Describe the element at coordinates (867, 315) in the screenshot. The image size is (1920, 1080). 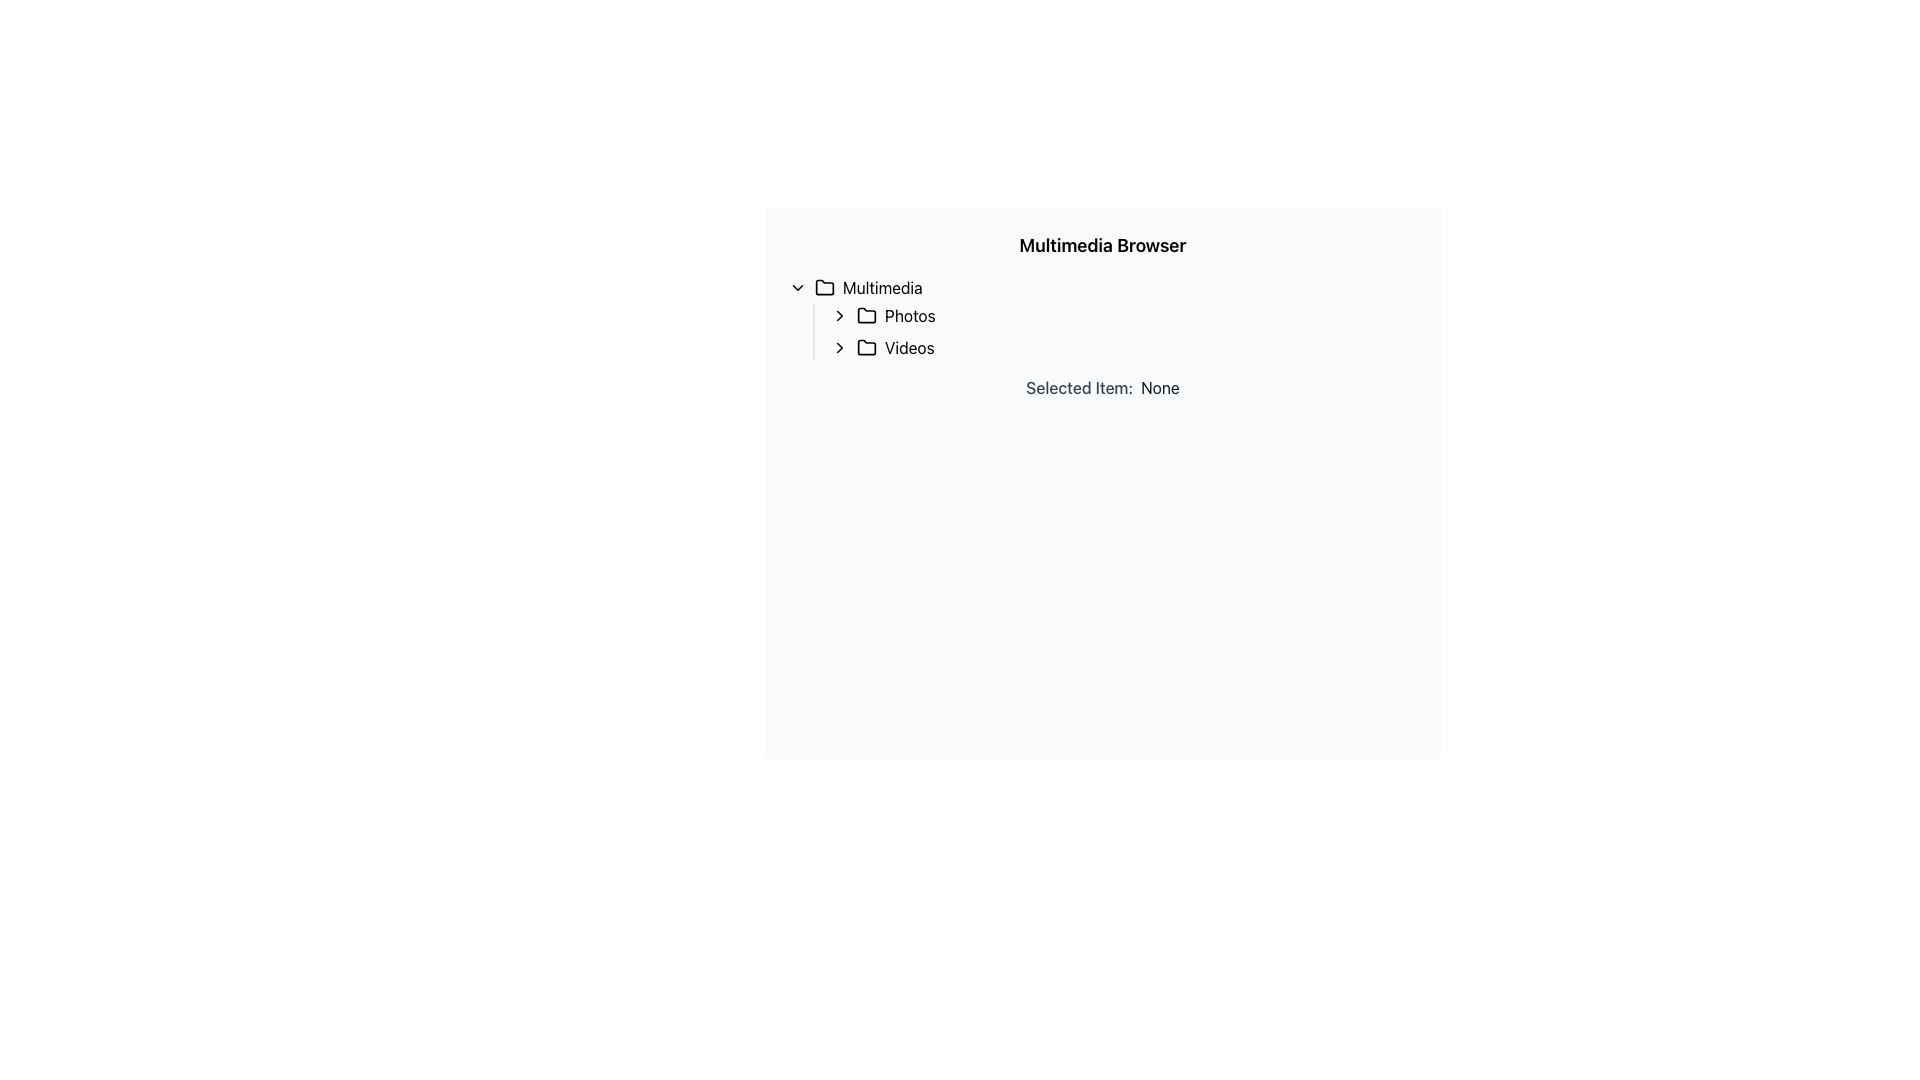
I see `the small black-bordered folder icon located directly to the left of the 'Photos' label in the 'Multimedia' folder menu` at that location.